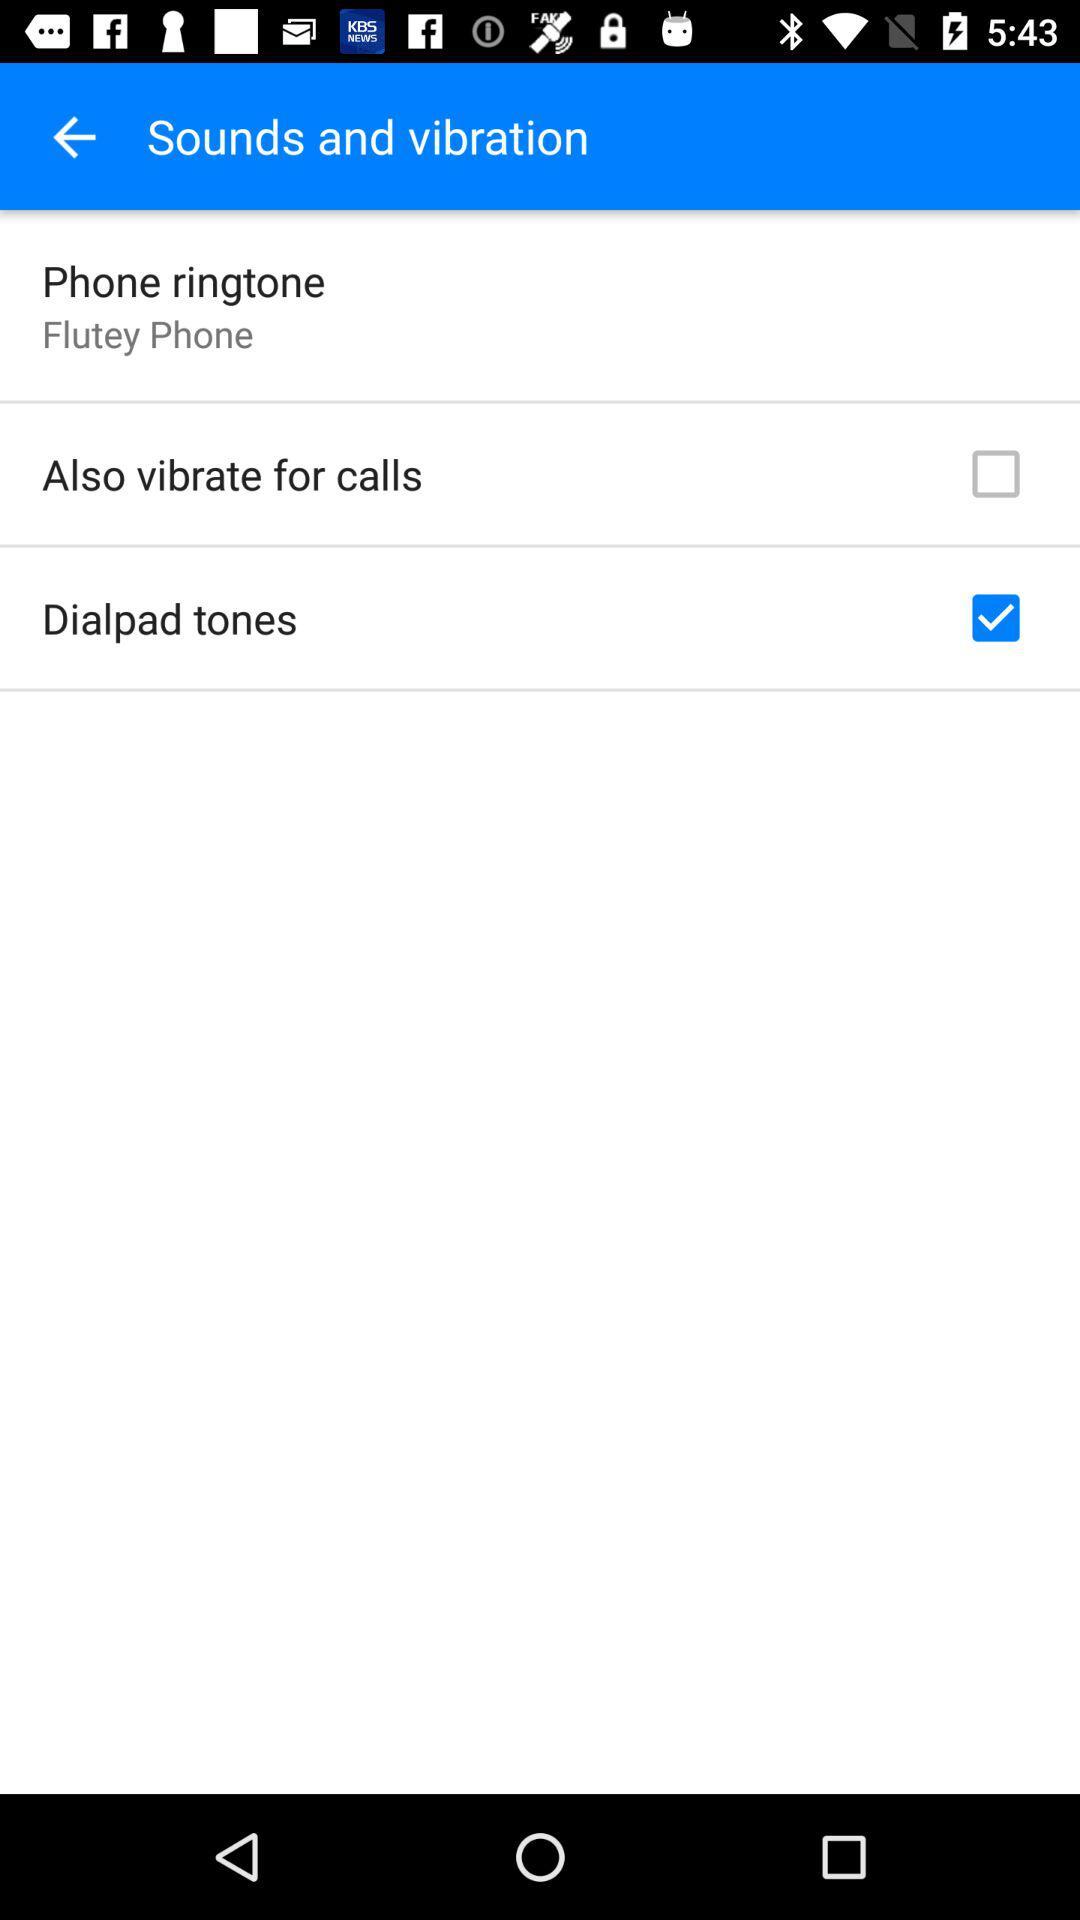  I want to click on flutey phone, so click(146, 333).